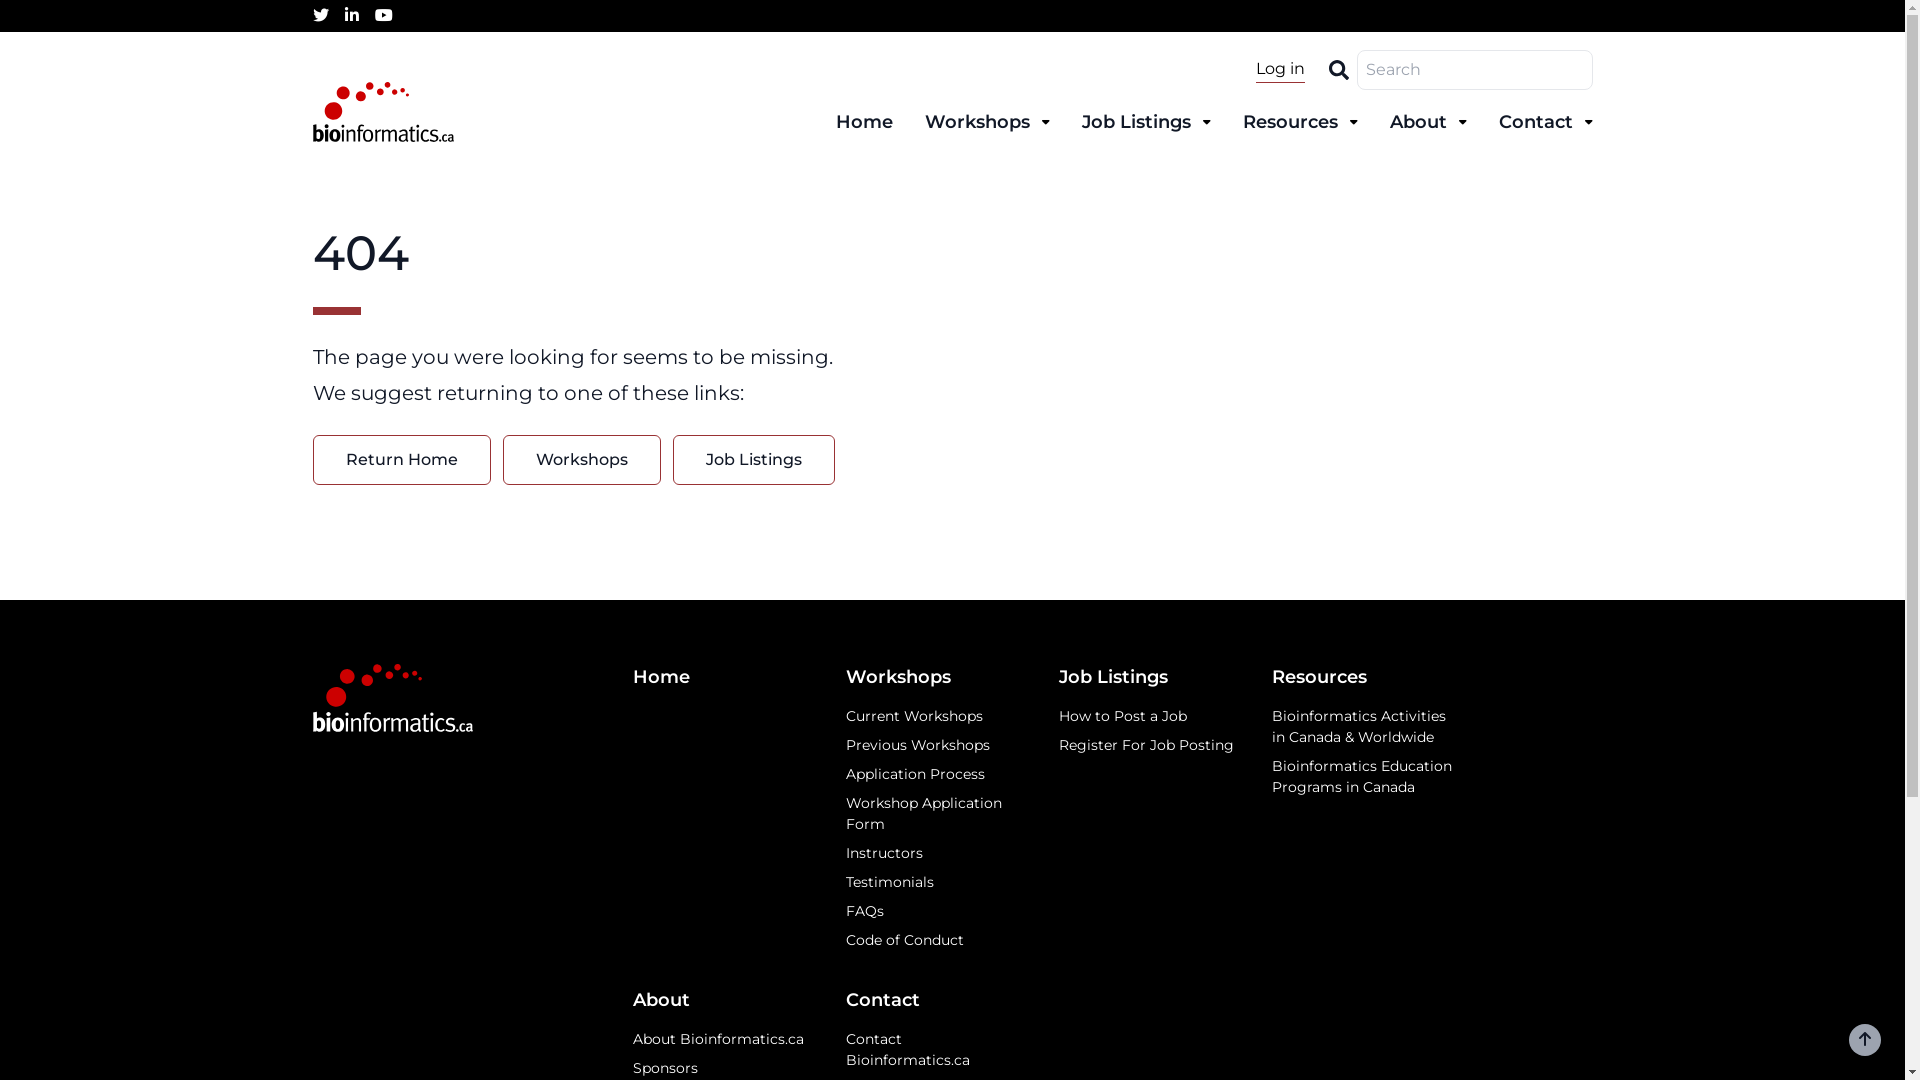 Image resolution: width=1920 pixels, height=1080 pixels. Describe the element at coordinates (936, 881) in the screenshot. I see `'Testimonials'` at that location.